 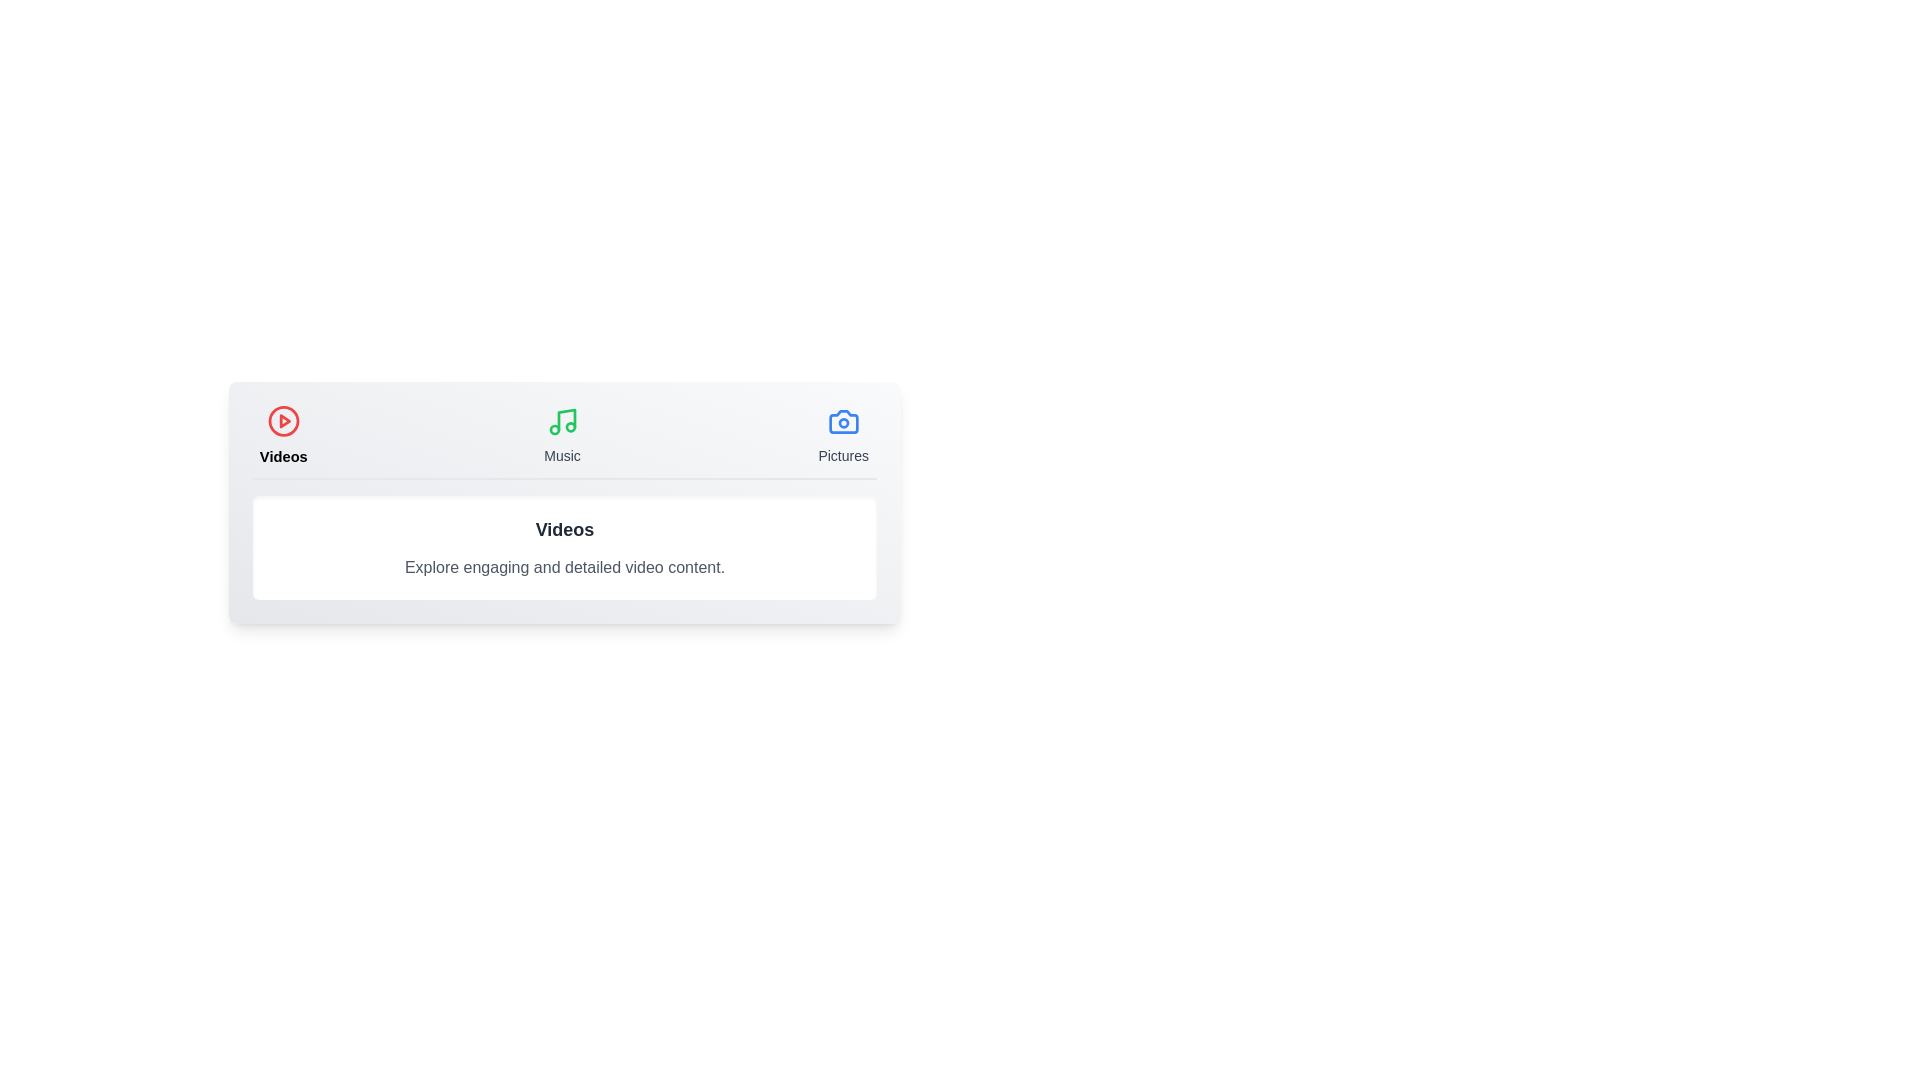 What do you see at coordinates (282, 434) in the screenshot?
I see `the Videos tab by clicking on its button` at bounding box center [282, 434].